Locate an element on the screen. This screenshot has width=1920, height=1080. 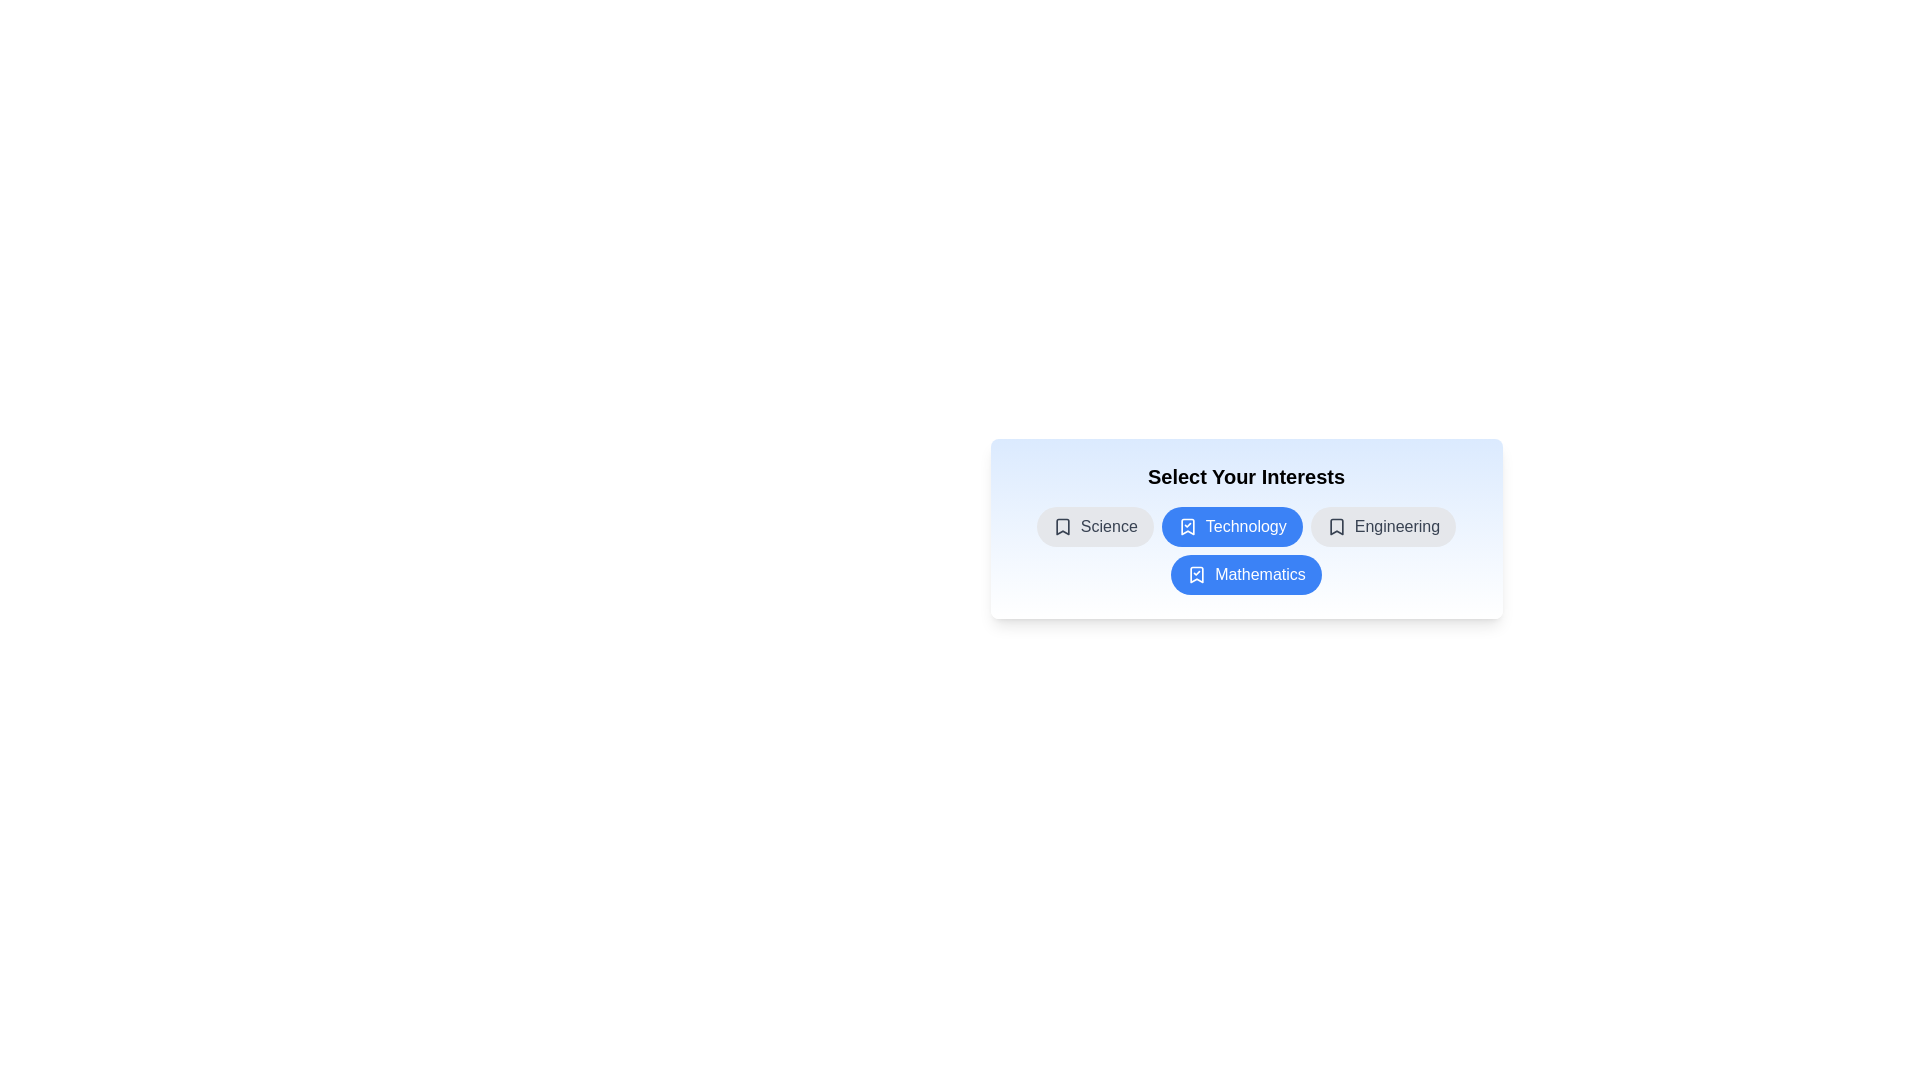
the chip labeled Science is located at coordinates (1093, 526).